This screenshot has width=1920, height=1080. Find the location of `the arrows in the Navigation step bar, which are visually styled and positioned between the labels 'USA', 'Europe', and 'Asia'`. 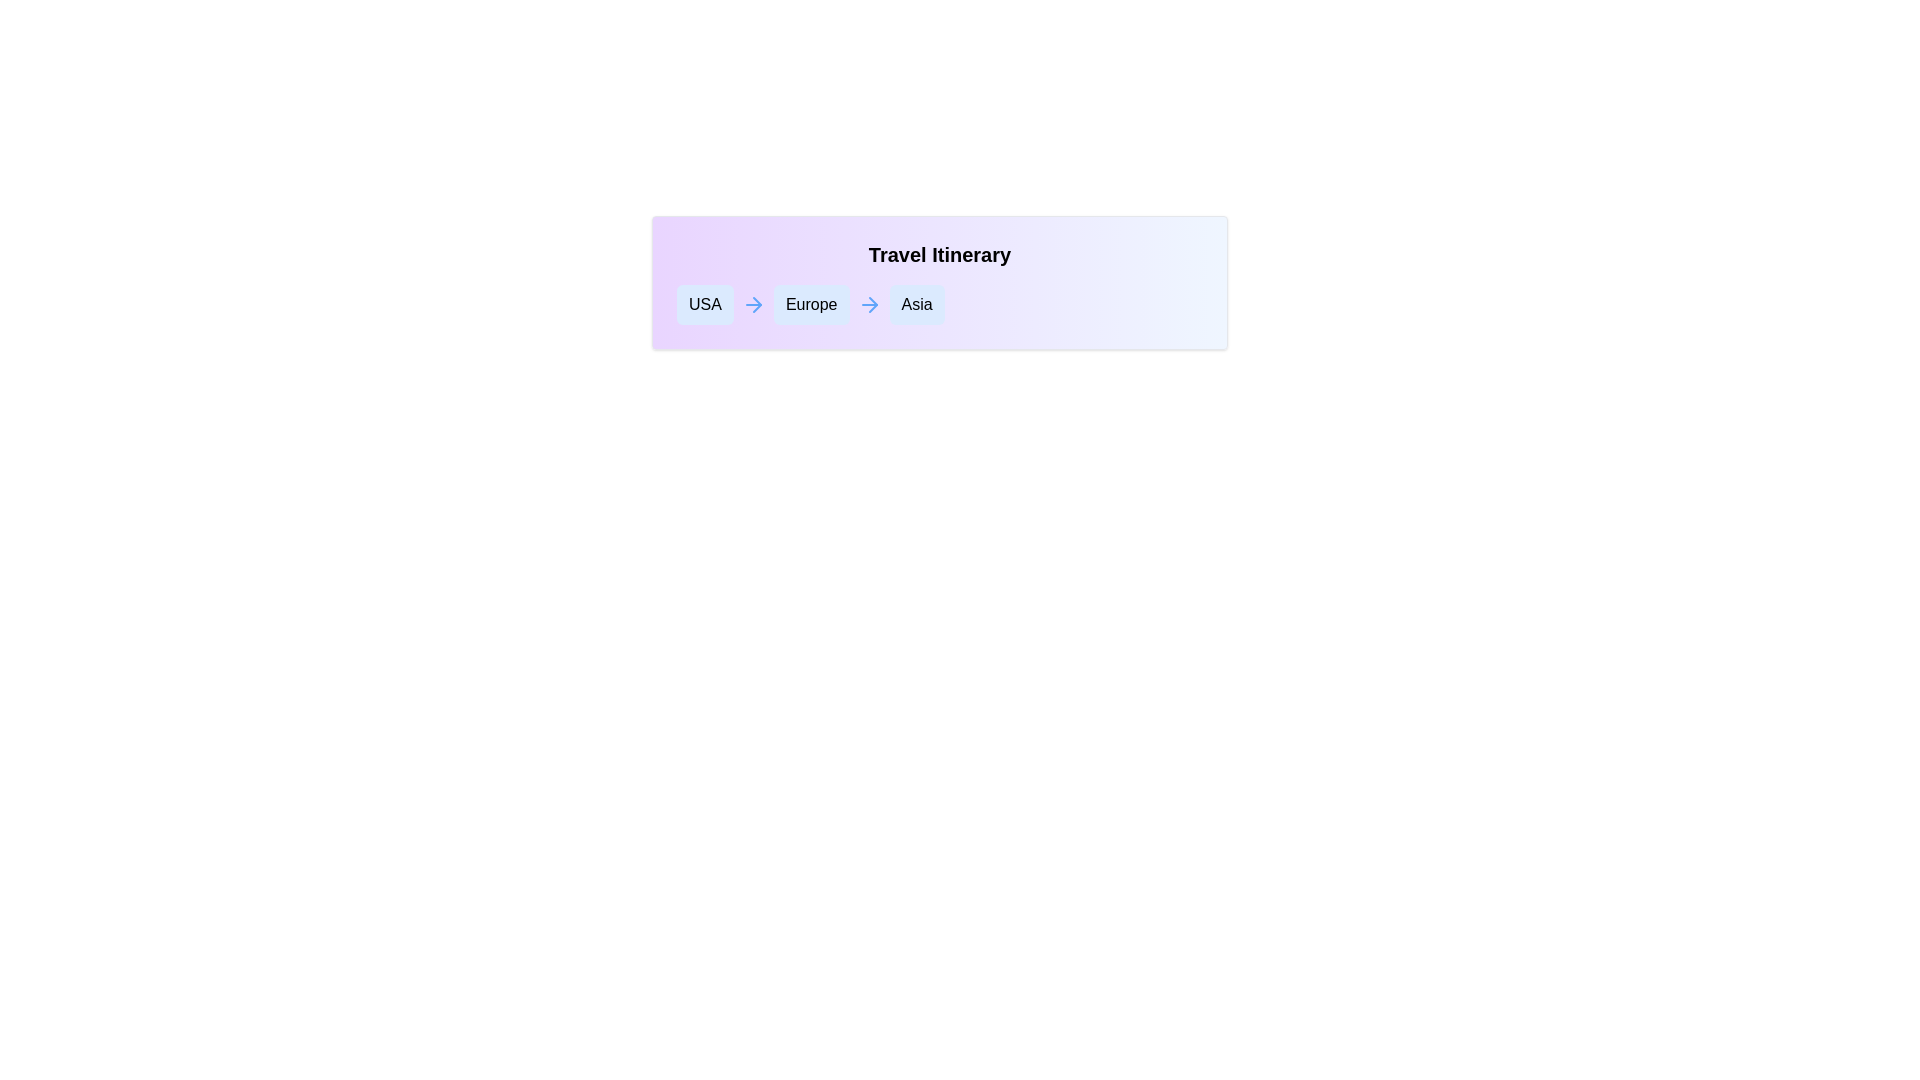

the arrows in the Navigation step bar, which are visually styled and positioned between the labels 'USA', 'Europe', and 'Asia' is located at coordinates (939, 304).